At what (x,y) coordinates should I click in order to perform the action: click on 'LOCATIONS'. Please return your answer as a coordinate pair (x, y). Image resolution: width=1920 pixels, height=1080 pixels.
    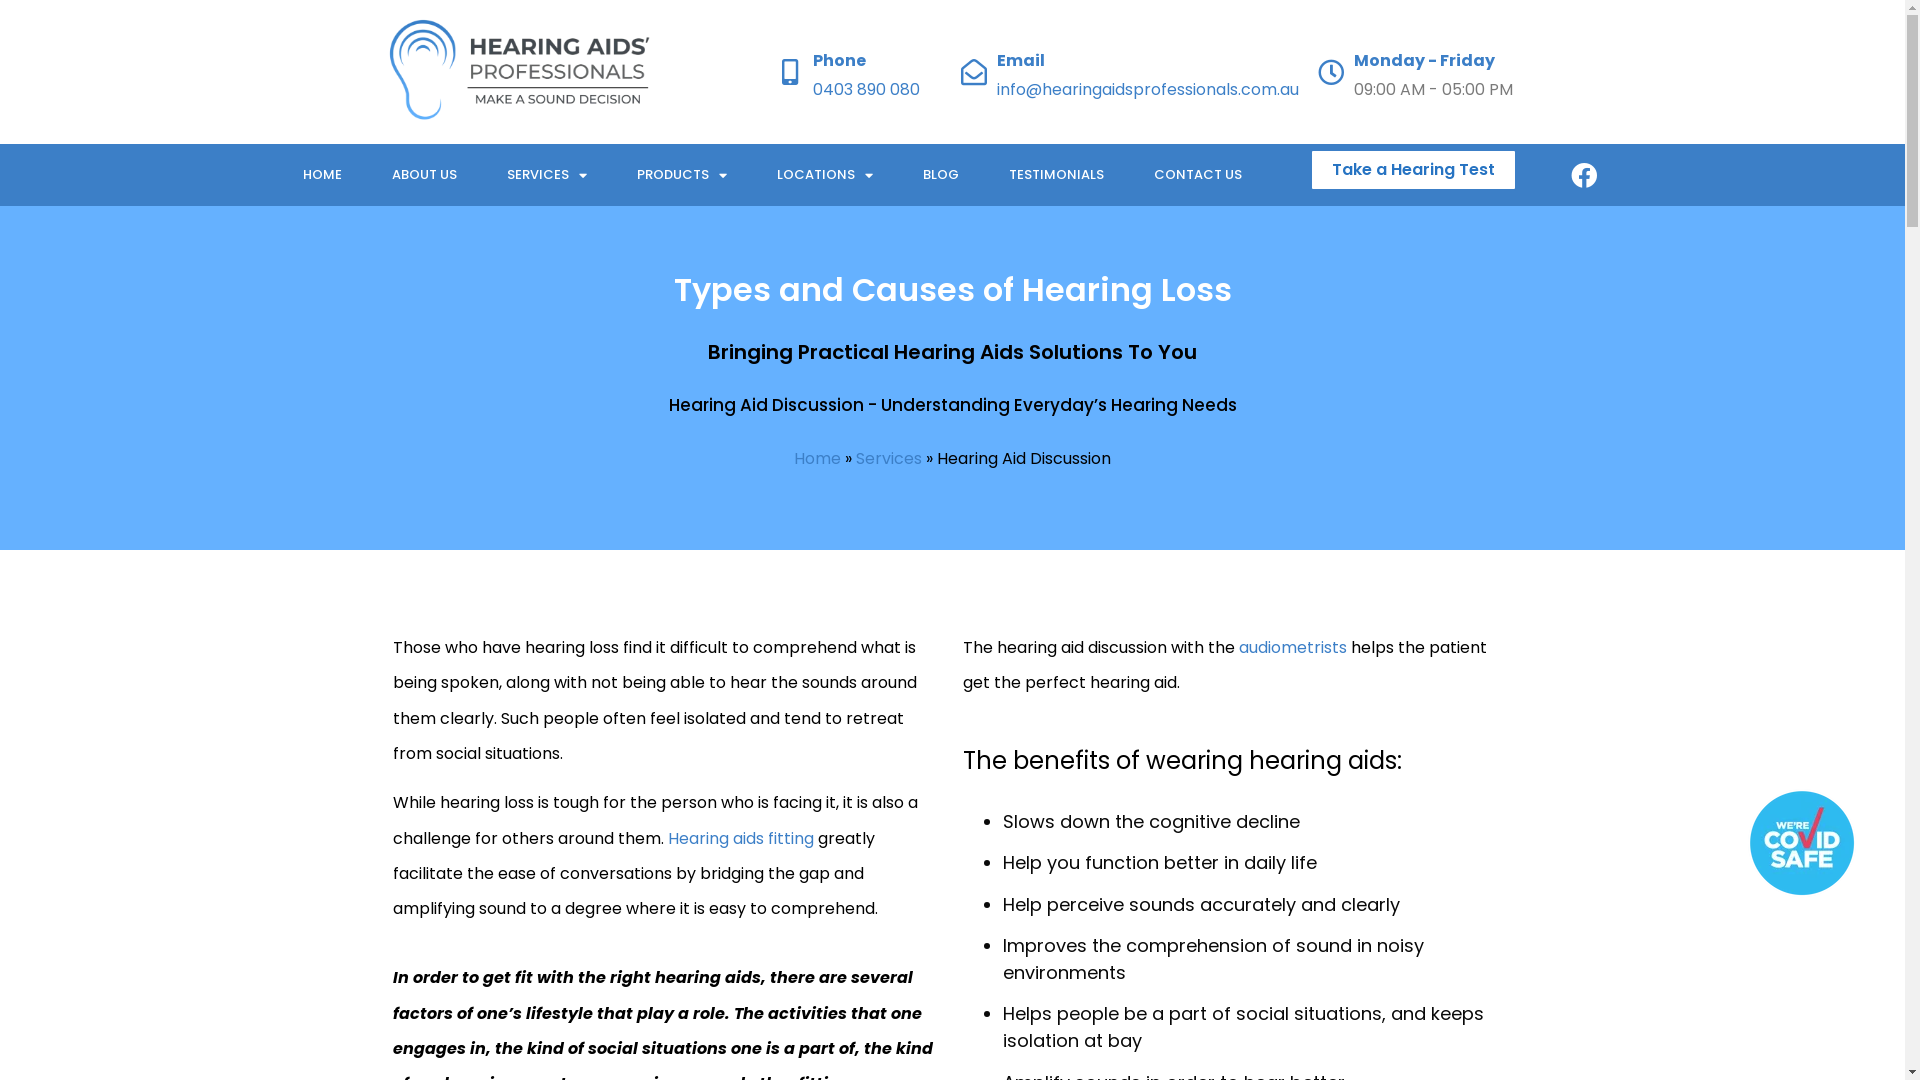
    Looking at the image, I should click on (825, 173).